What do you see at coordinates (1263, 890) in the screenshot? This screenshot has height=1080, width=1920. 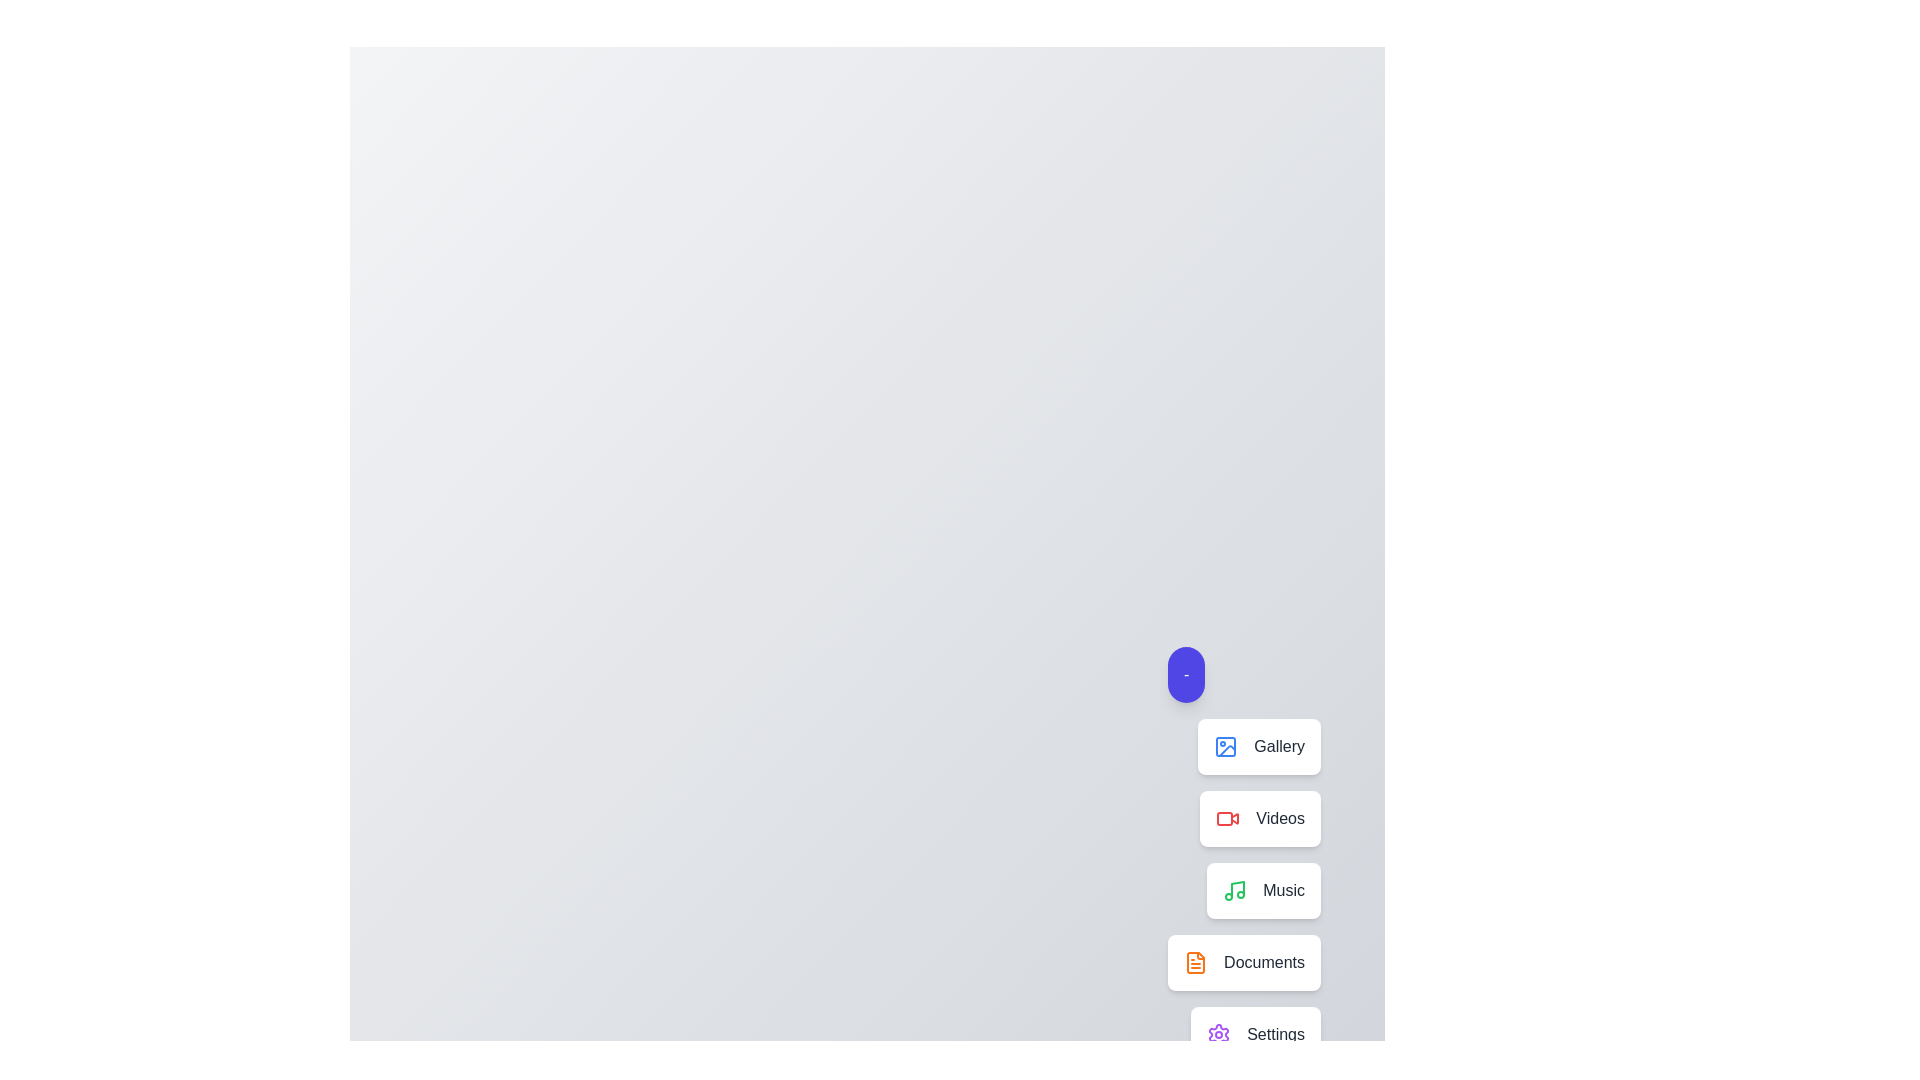 I see `the Music in the speed dial menu` at bounding box center [1263, 890].